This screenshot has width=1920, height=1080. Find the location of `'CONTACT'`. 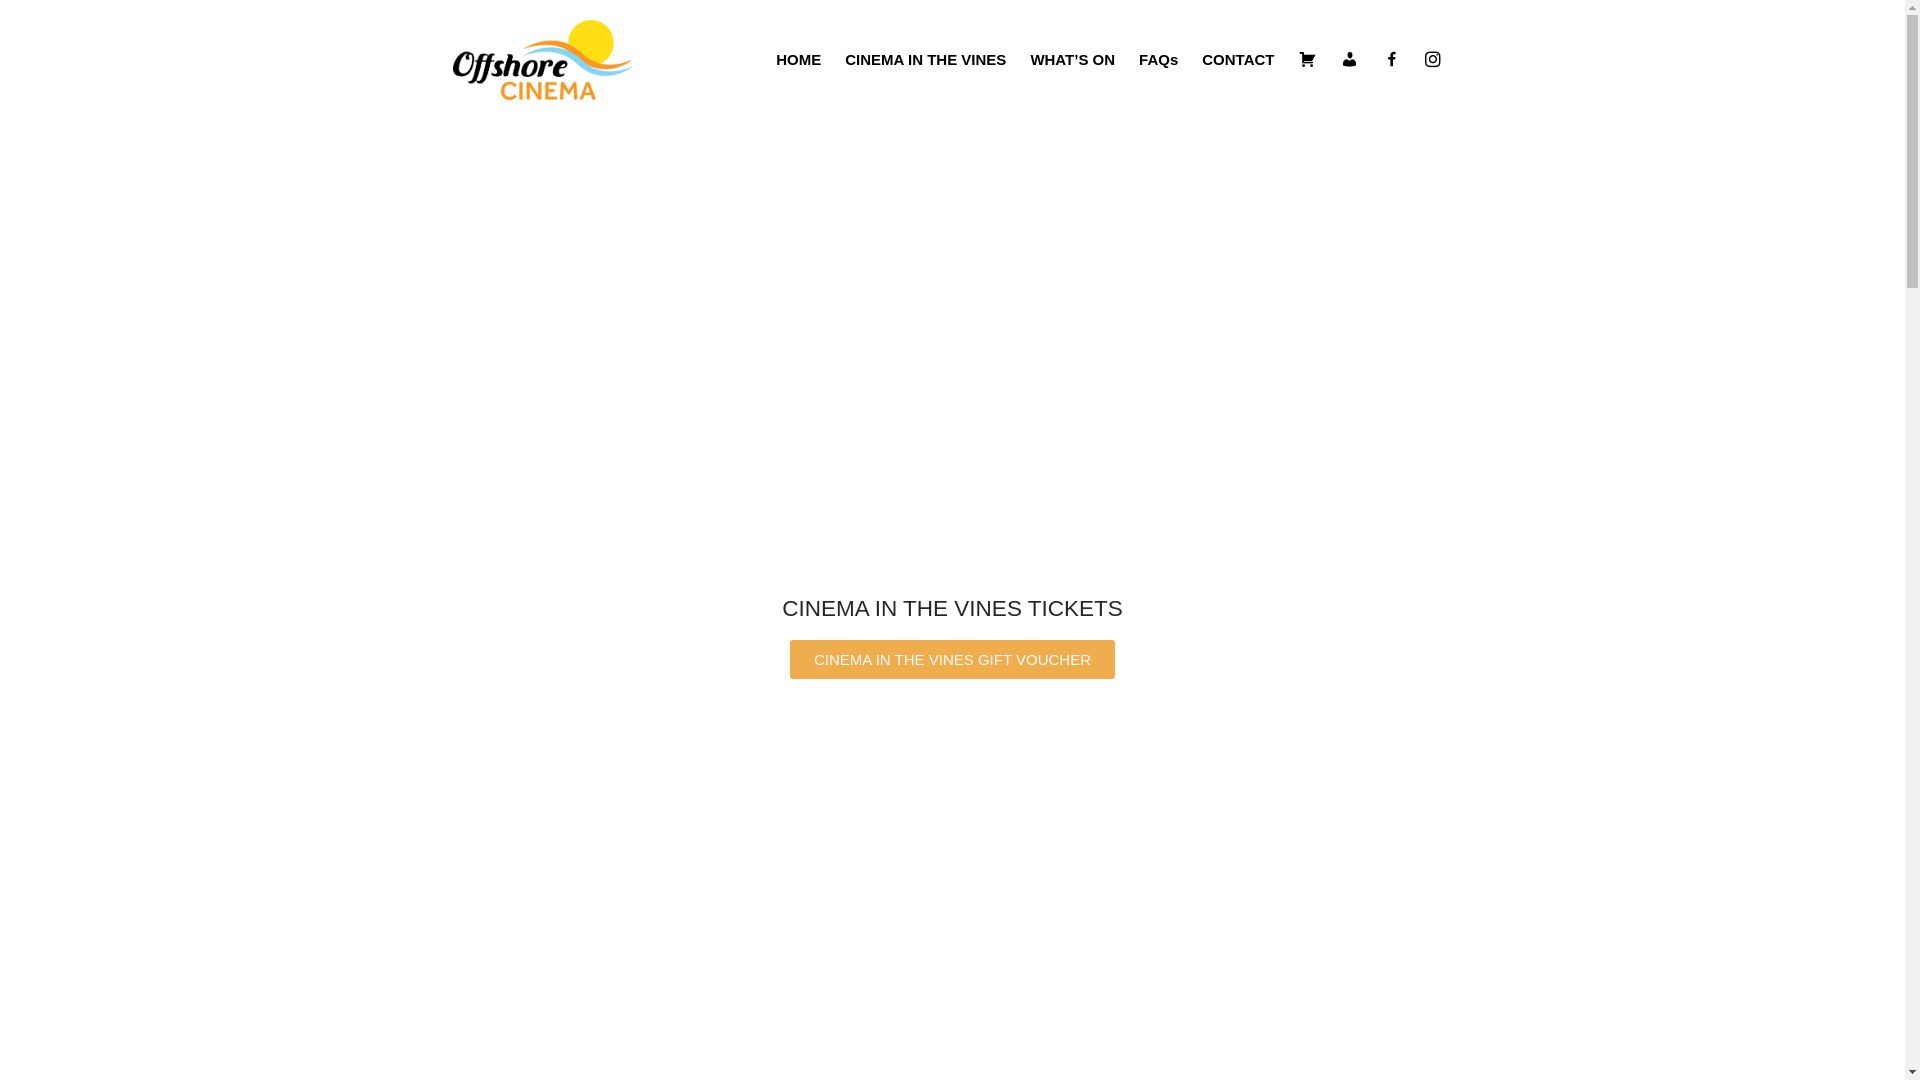

'CONTACT' is located at coordinates (1237, 59).